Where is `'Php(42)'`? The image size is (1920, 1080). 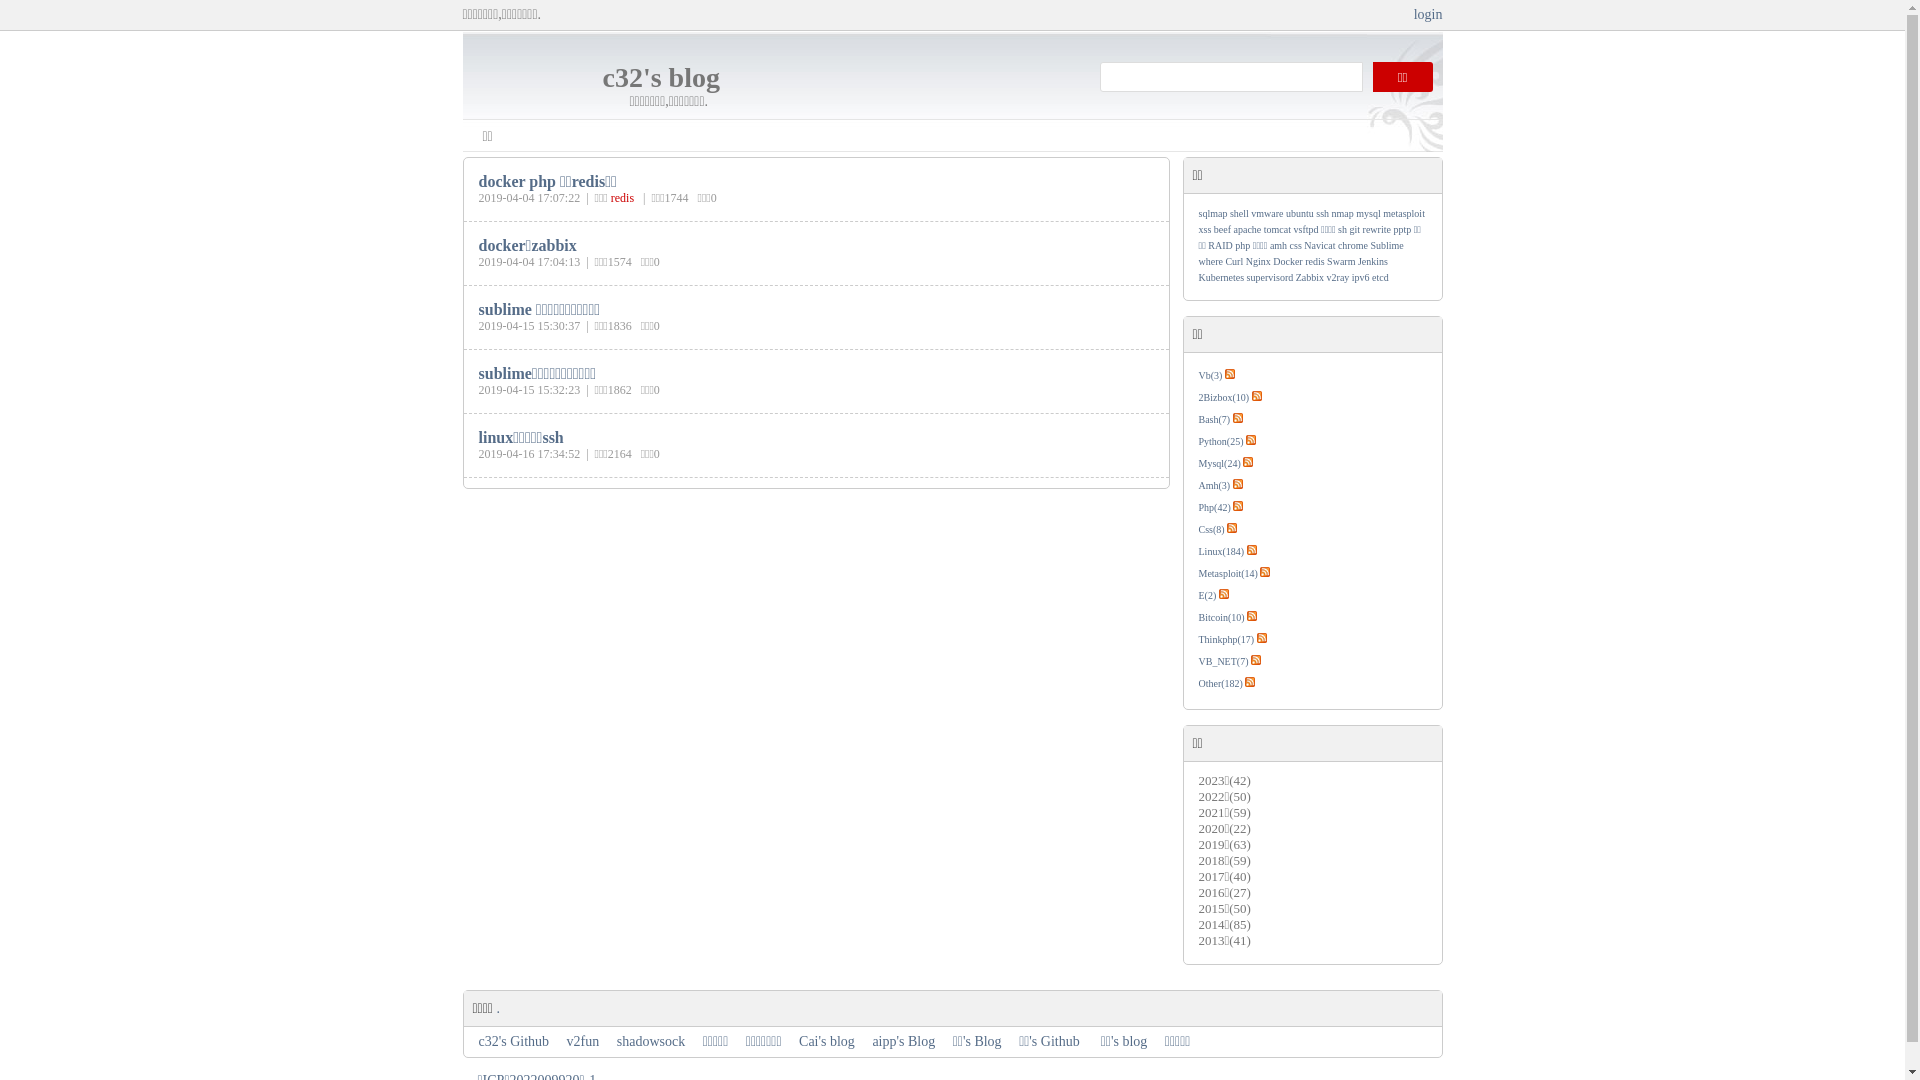 'Php(42)' is located at coordinates (1213, 506).